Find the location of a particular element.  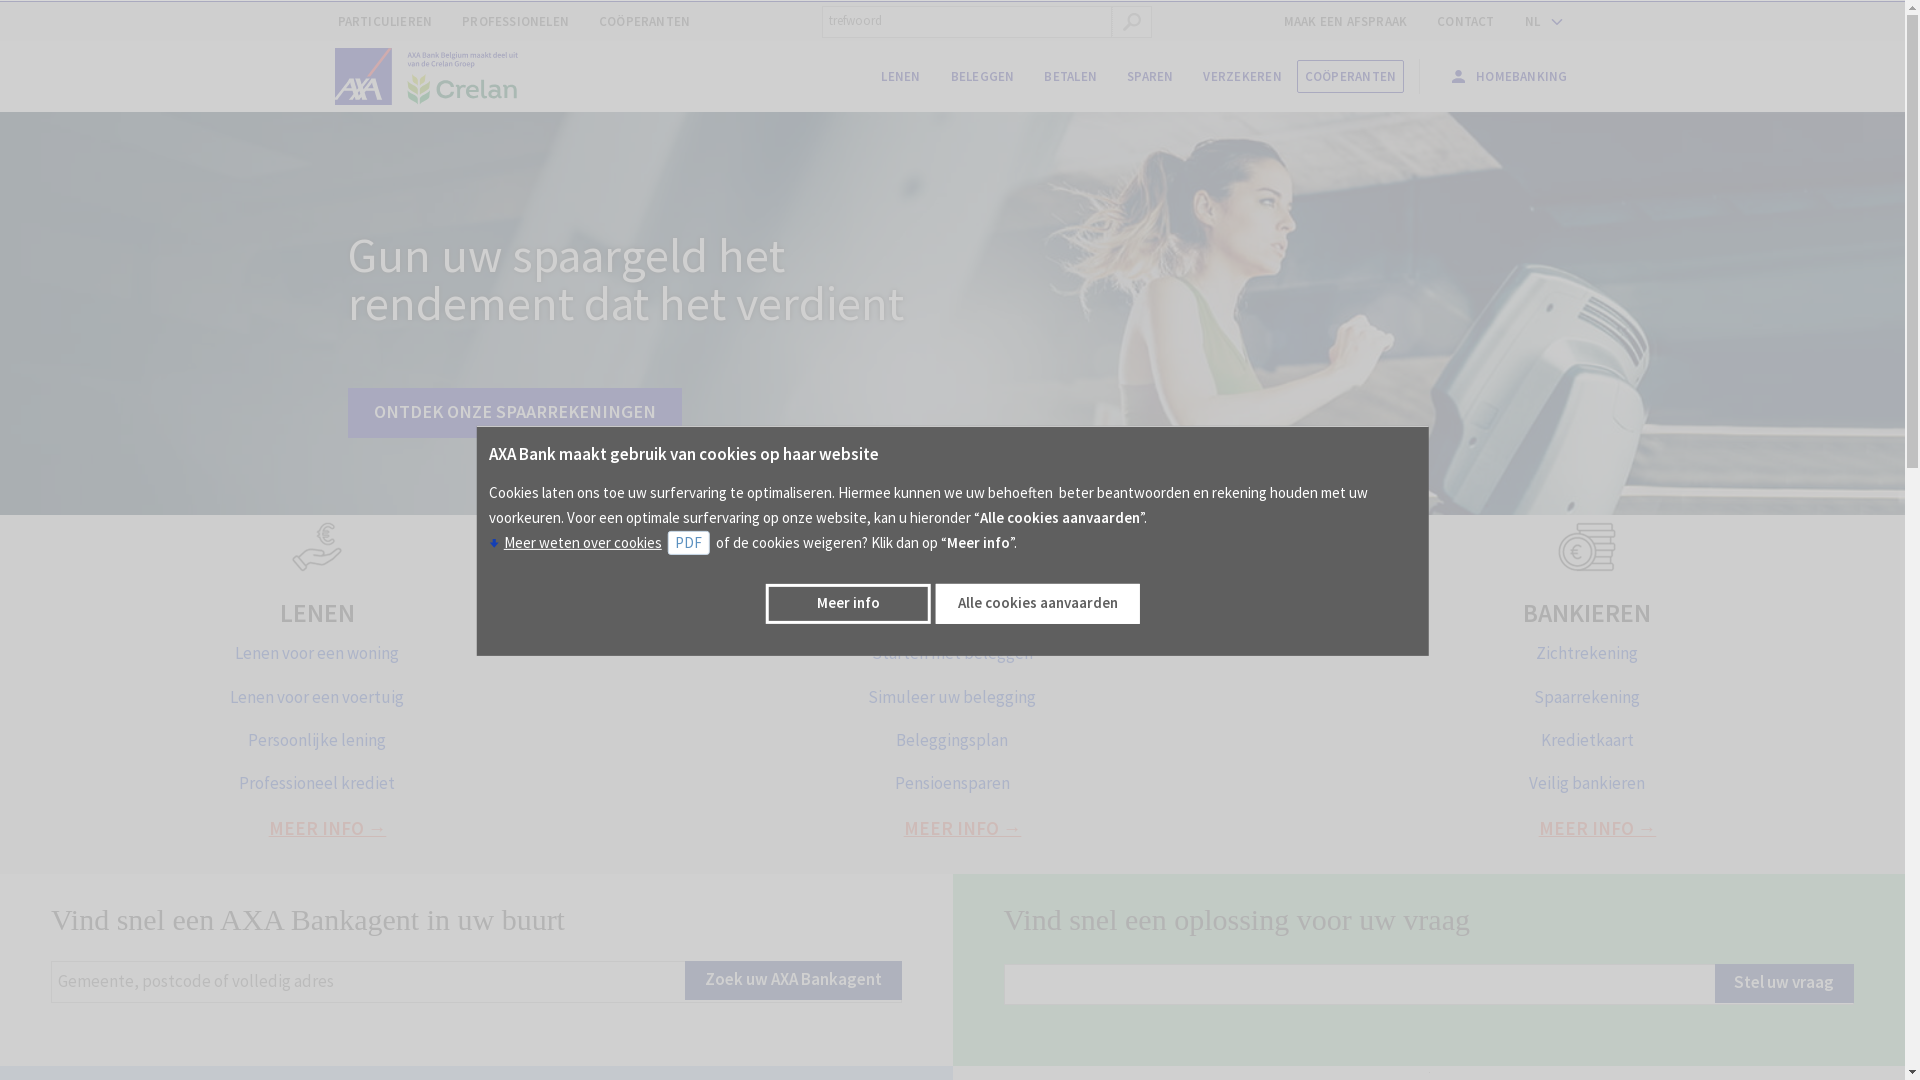

'Simuleer uw belegging' is located at coordinates (950, 696).